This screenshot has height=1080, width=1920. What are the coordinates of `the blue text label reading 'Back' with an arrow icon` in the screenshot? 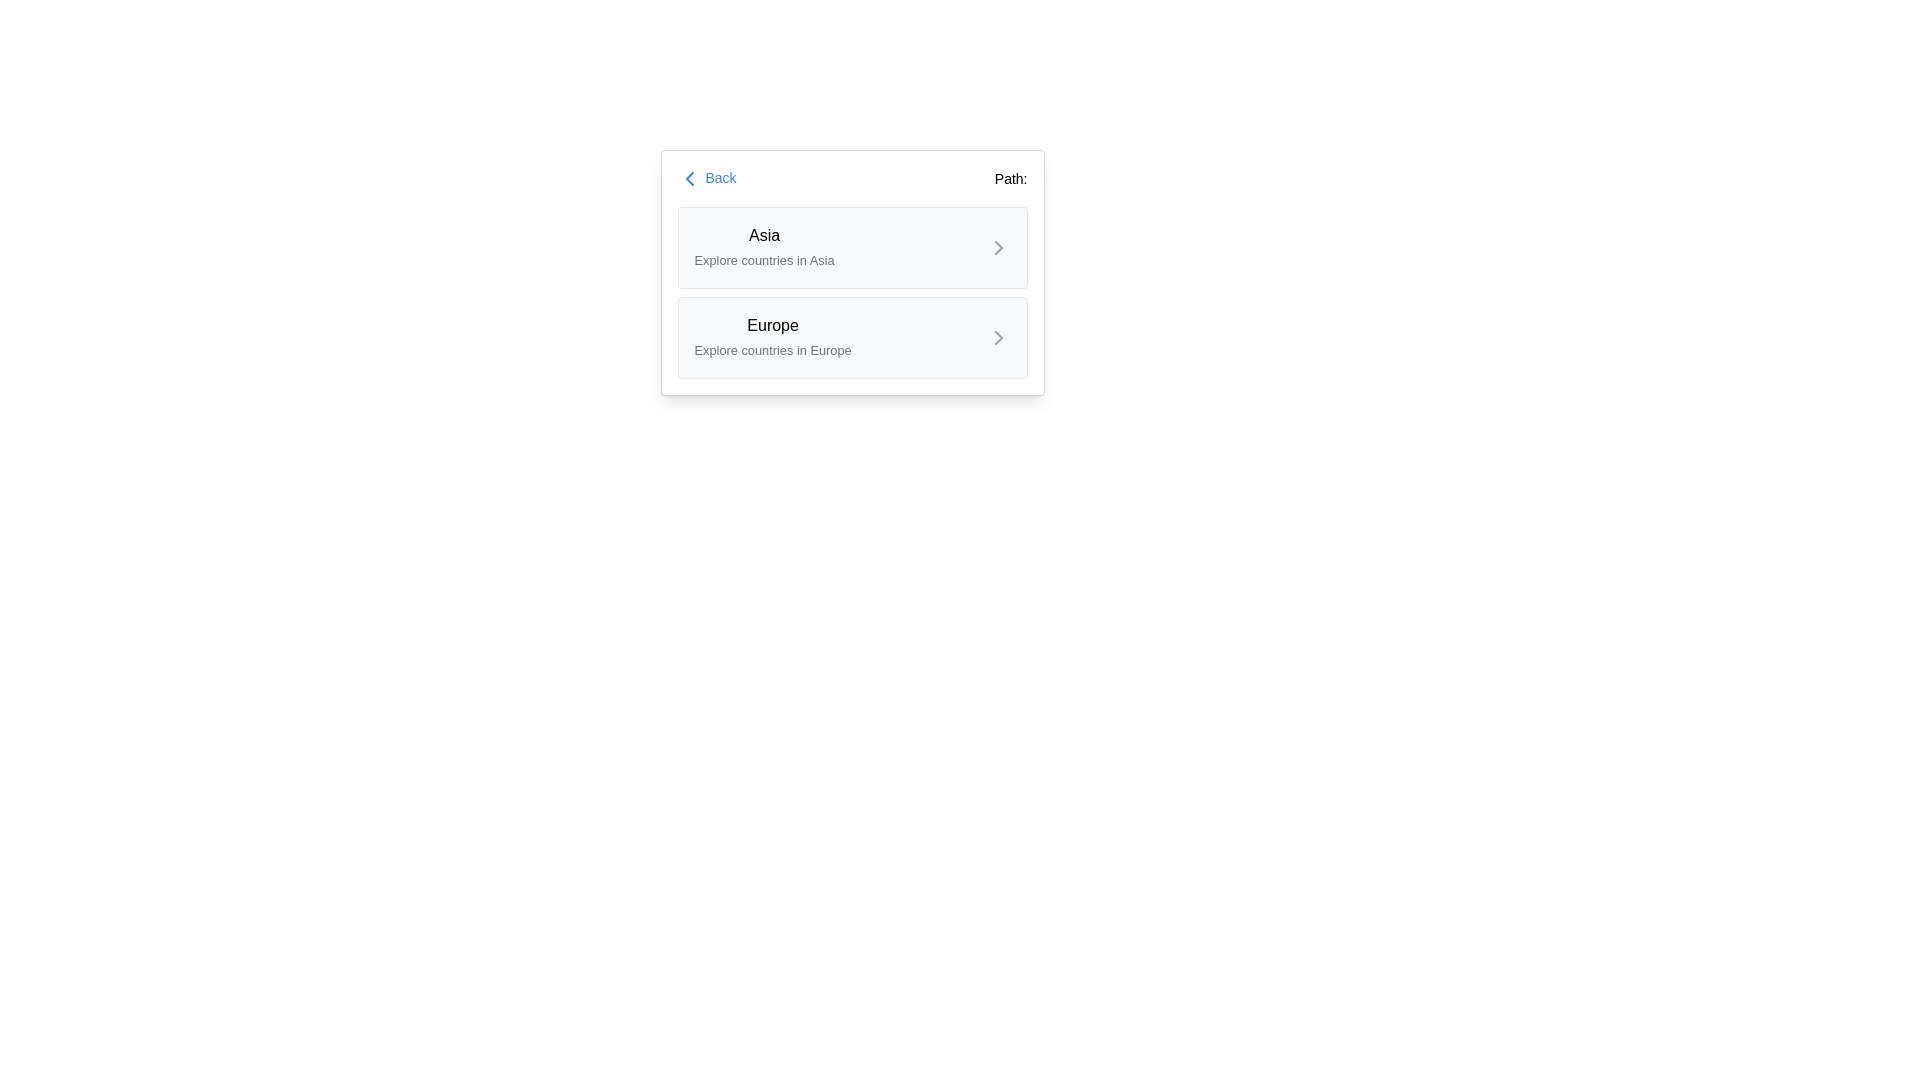 It's located at (706, 177).